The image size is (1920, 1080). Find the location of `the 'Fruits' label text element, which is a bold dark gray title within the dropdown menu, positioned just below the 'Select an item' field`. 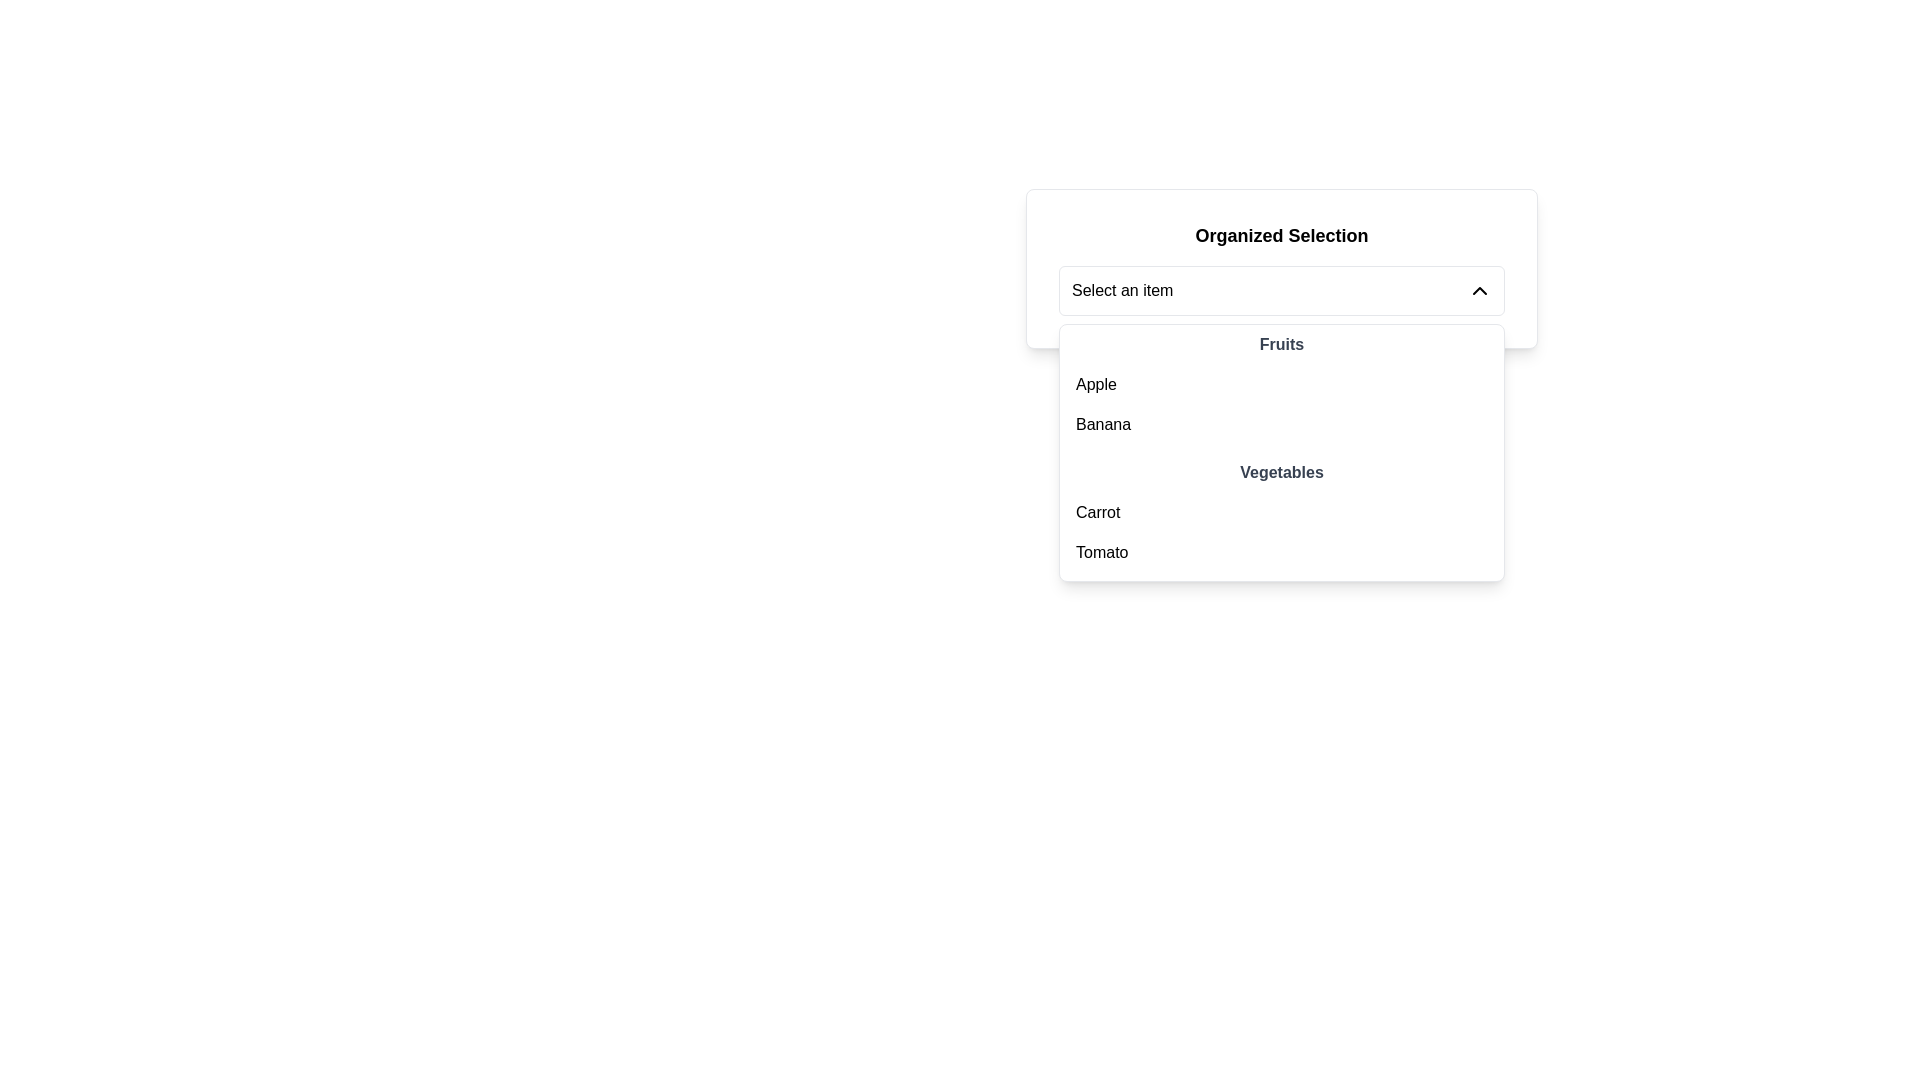

the 'Fruits' label text element, which is a bold dark gray title within the dropdown menu, positioned just below the 'Select an item' field is located at coordinates (1281, 343).